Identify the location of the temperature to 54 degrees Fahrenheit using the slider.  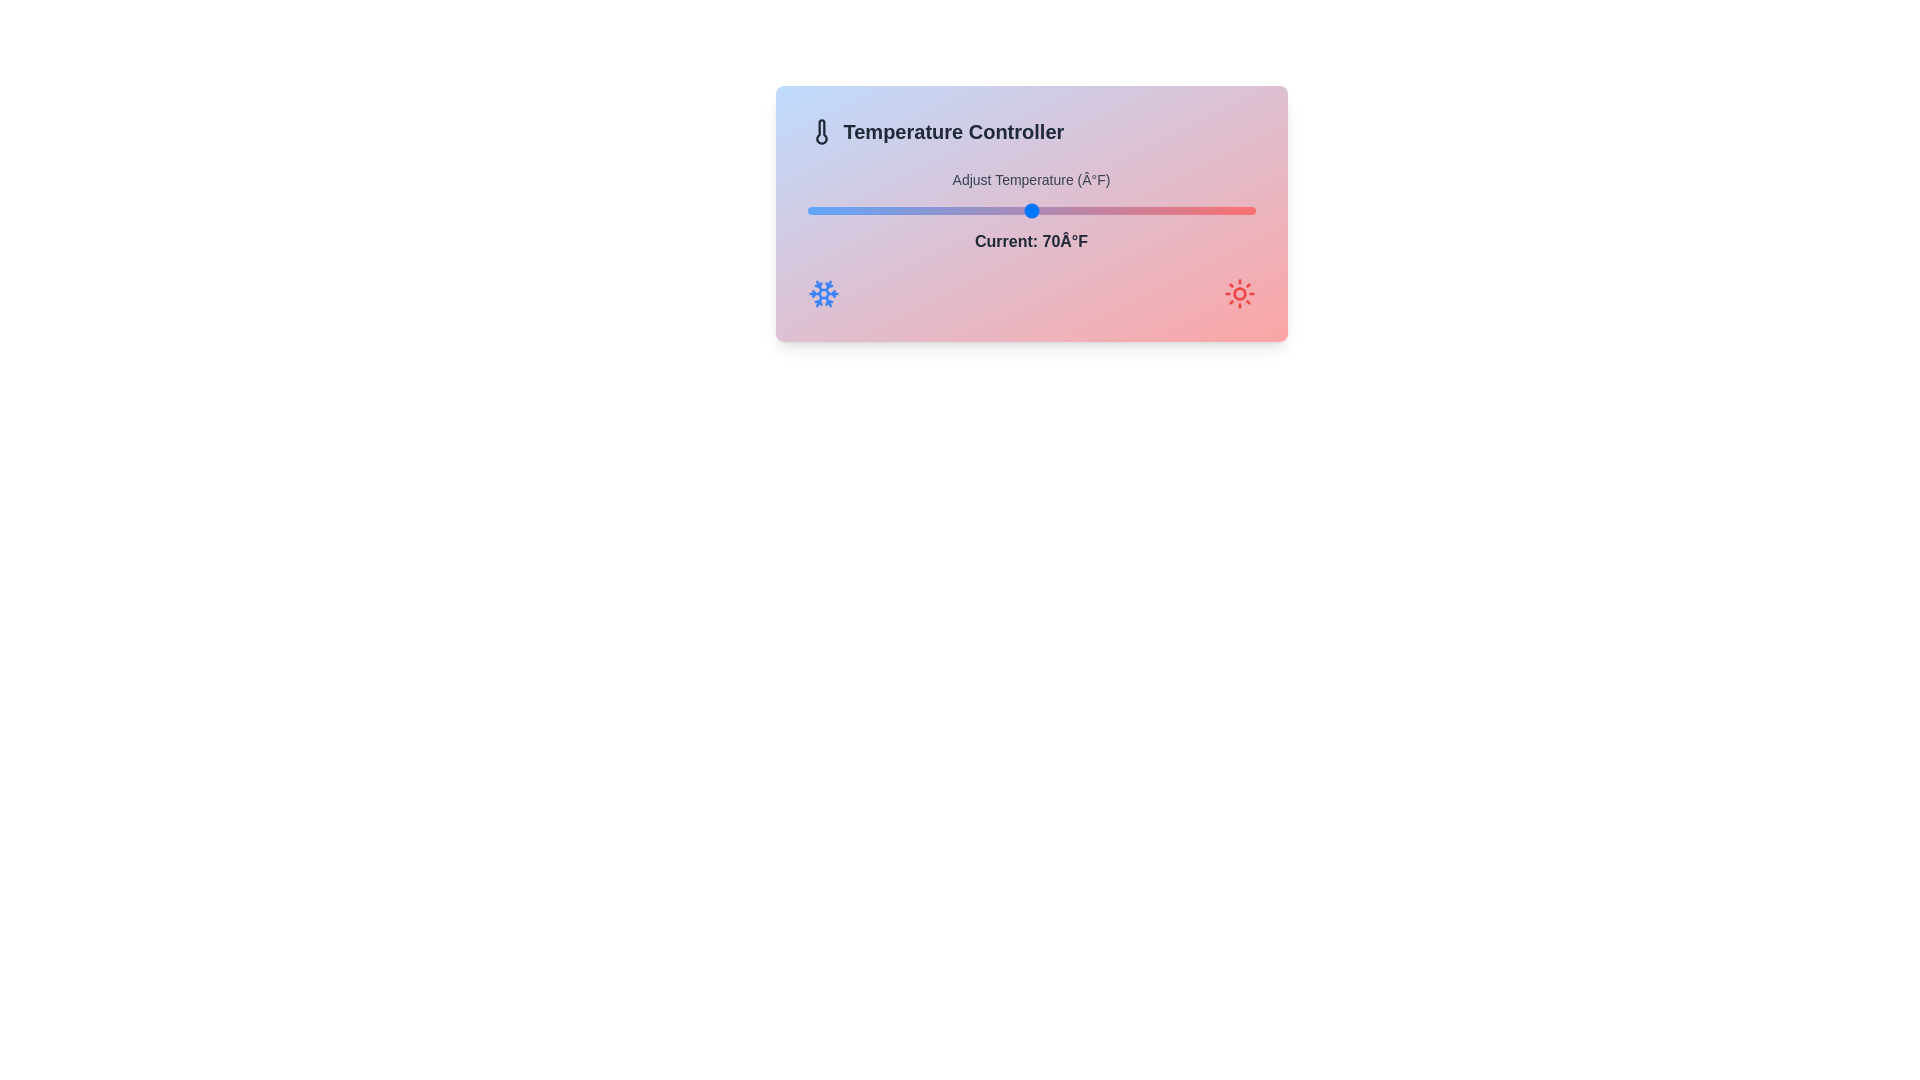
(852, 211).